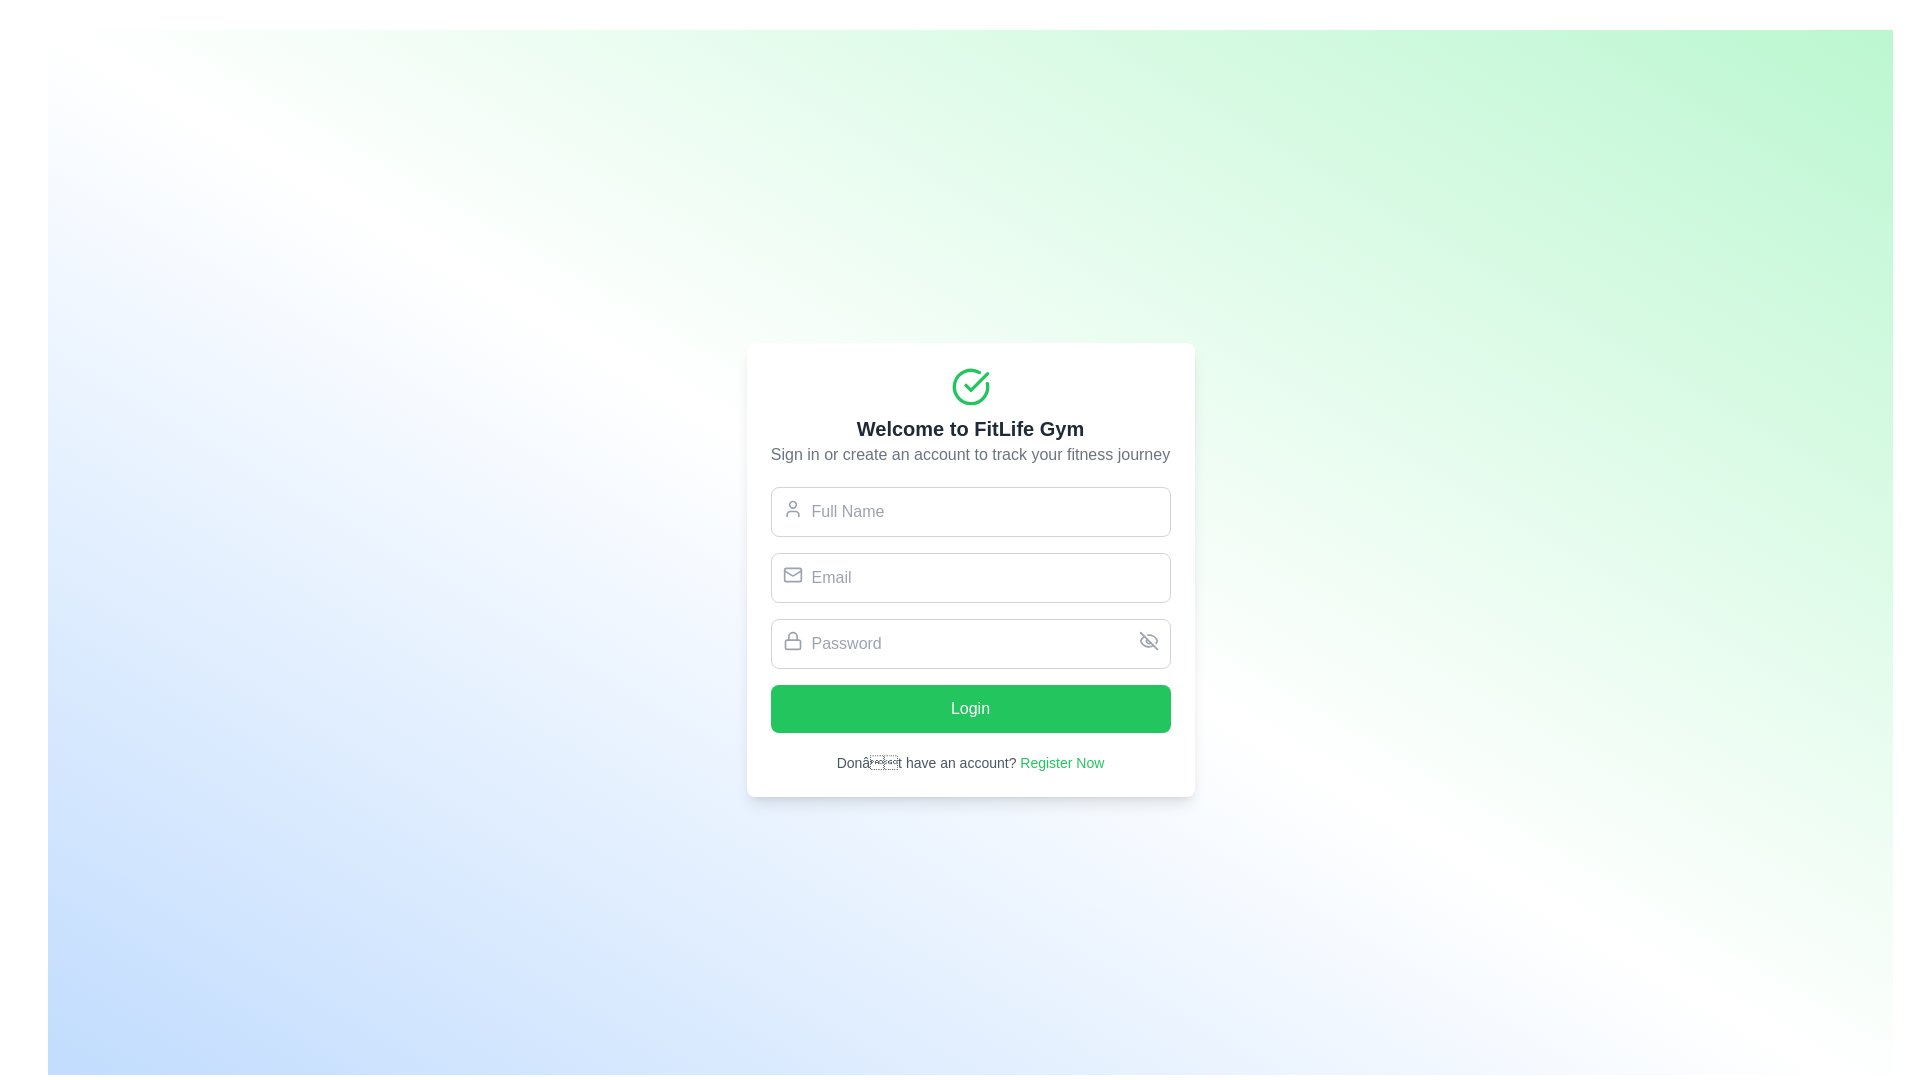  I want to click on the lock icon located inside the 'Password' text input field, which is represented by a black outline in a minimalist design, so click(791, 640).